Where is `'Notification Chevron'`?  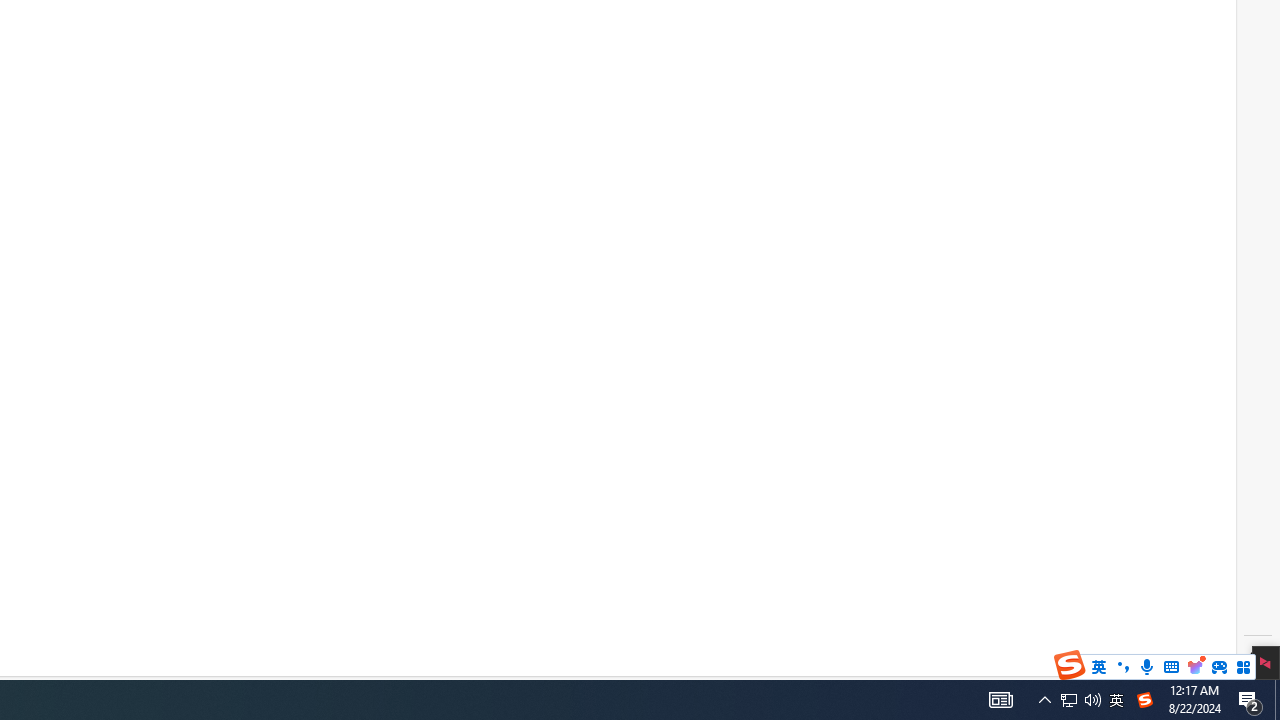 'Notification Chevron' is located at coordinates (1044, 698).